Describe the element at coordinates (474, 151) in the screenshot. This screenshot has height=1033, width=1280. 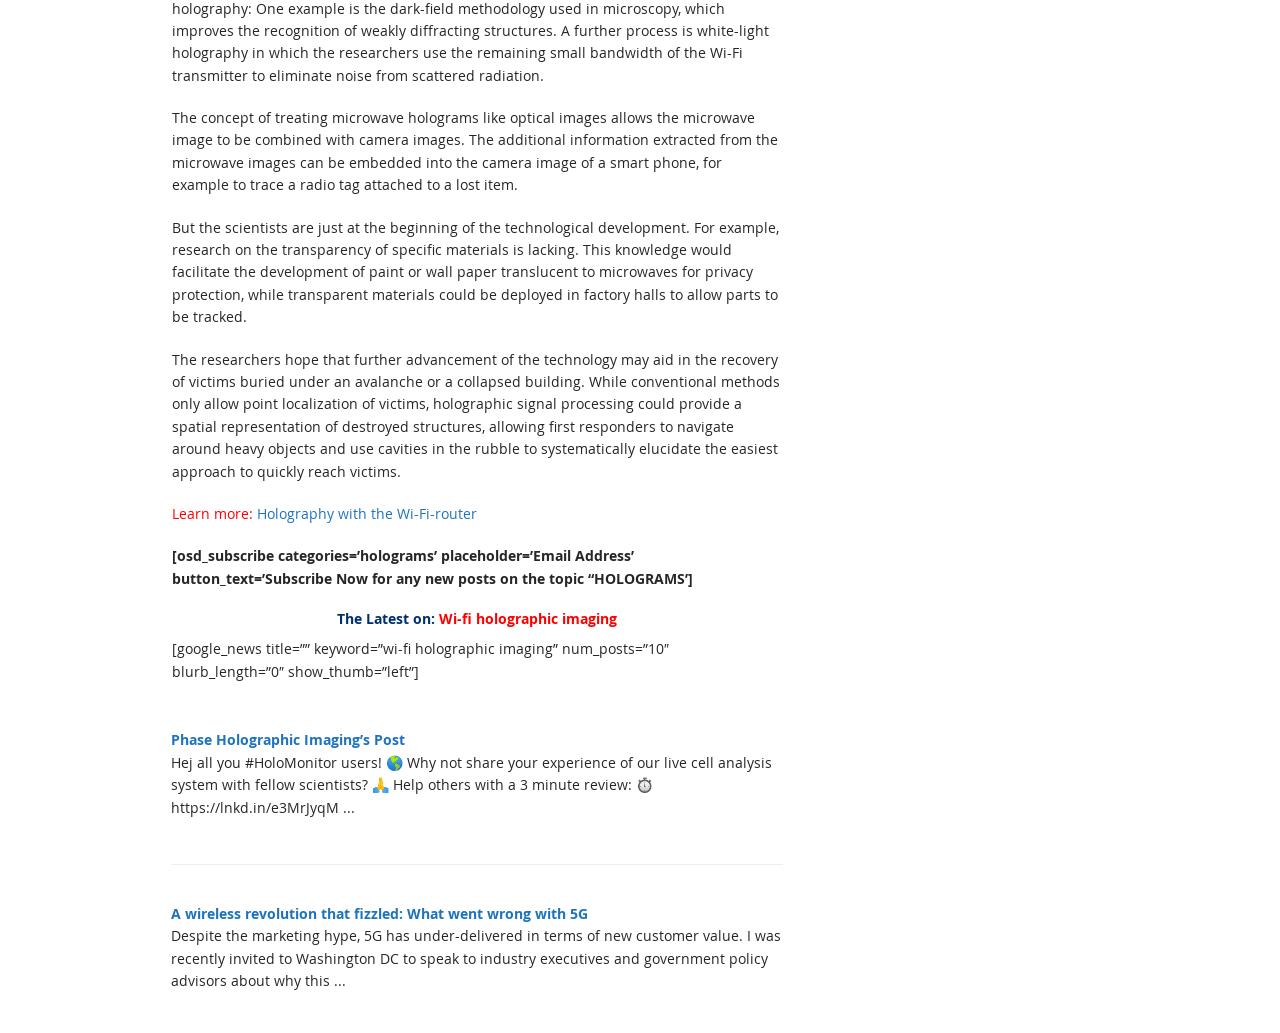
I see `'The concept of treating microwave holograms like optical images allows the microwave image to be combined with camera images. The additional information extracted from the microwave images can be embedded into the camera image of a smart phone, for example to trace a radio tag attached to a lost item.'` at that location.